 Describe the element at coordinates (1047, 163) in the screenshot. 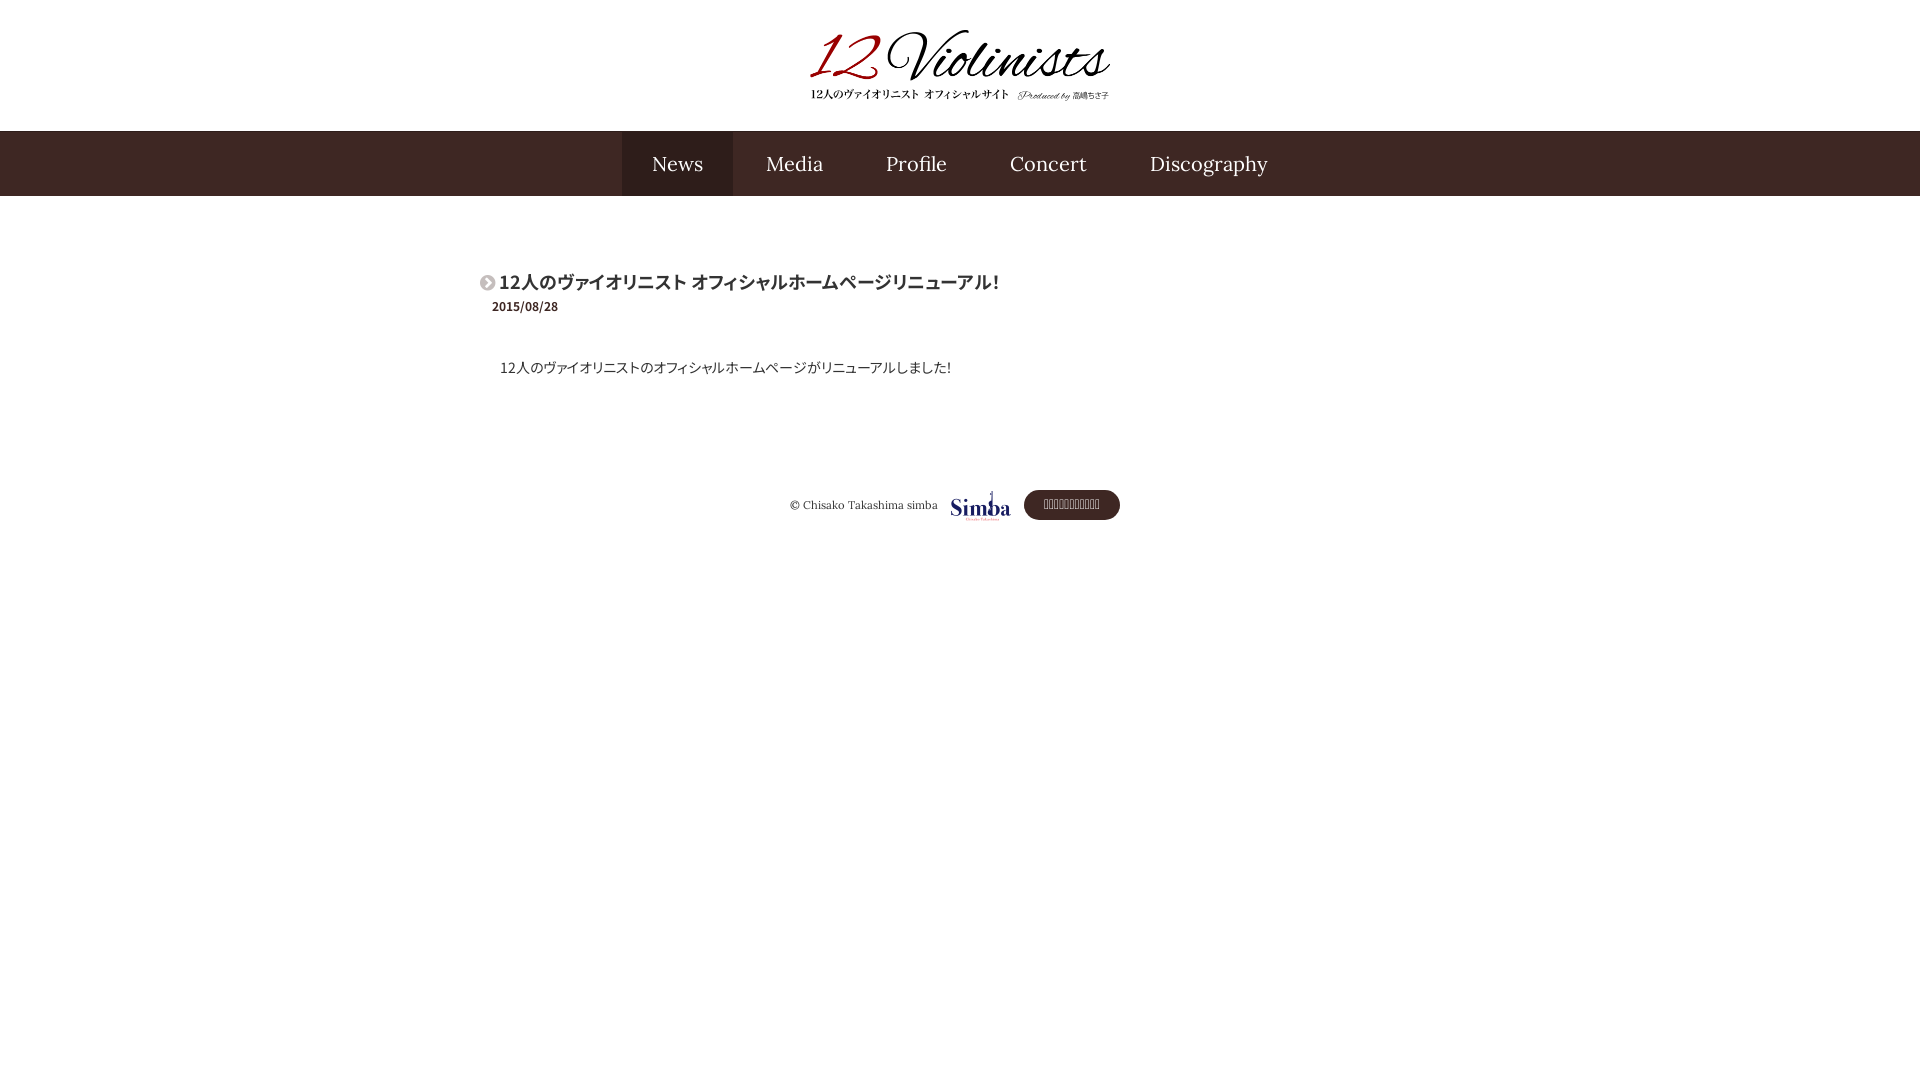

I see `'Concert'` at that location.